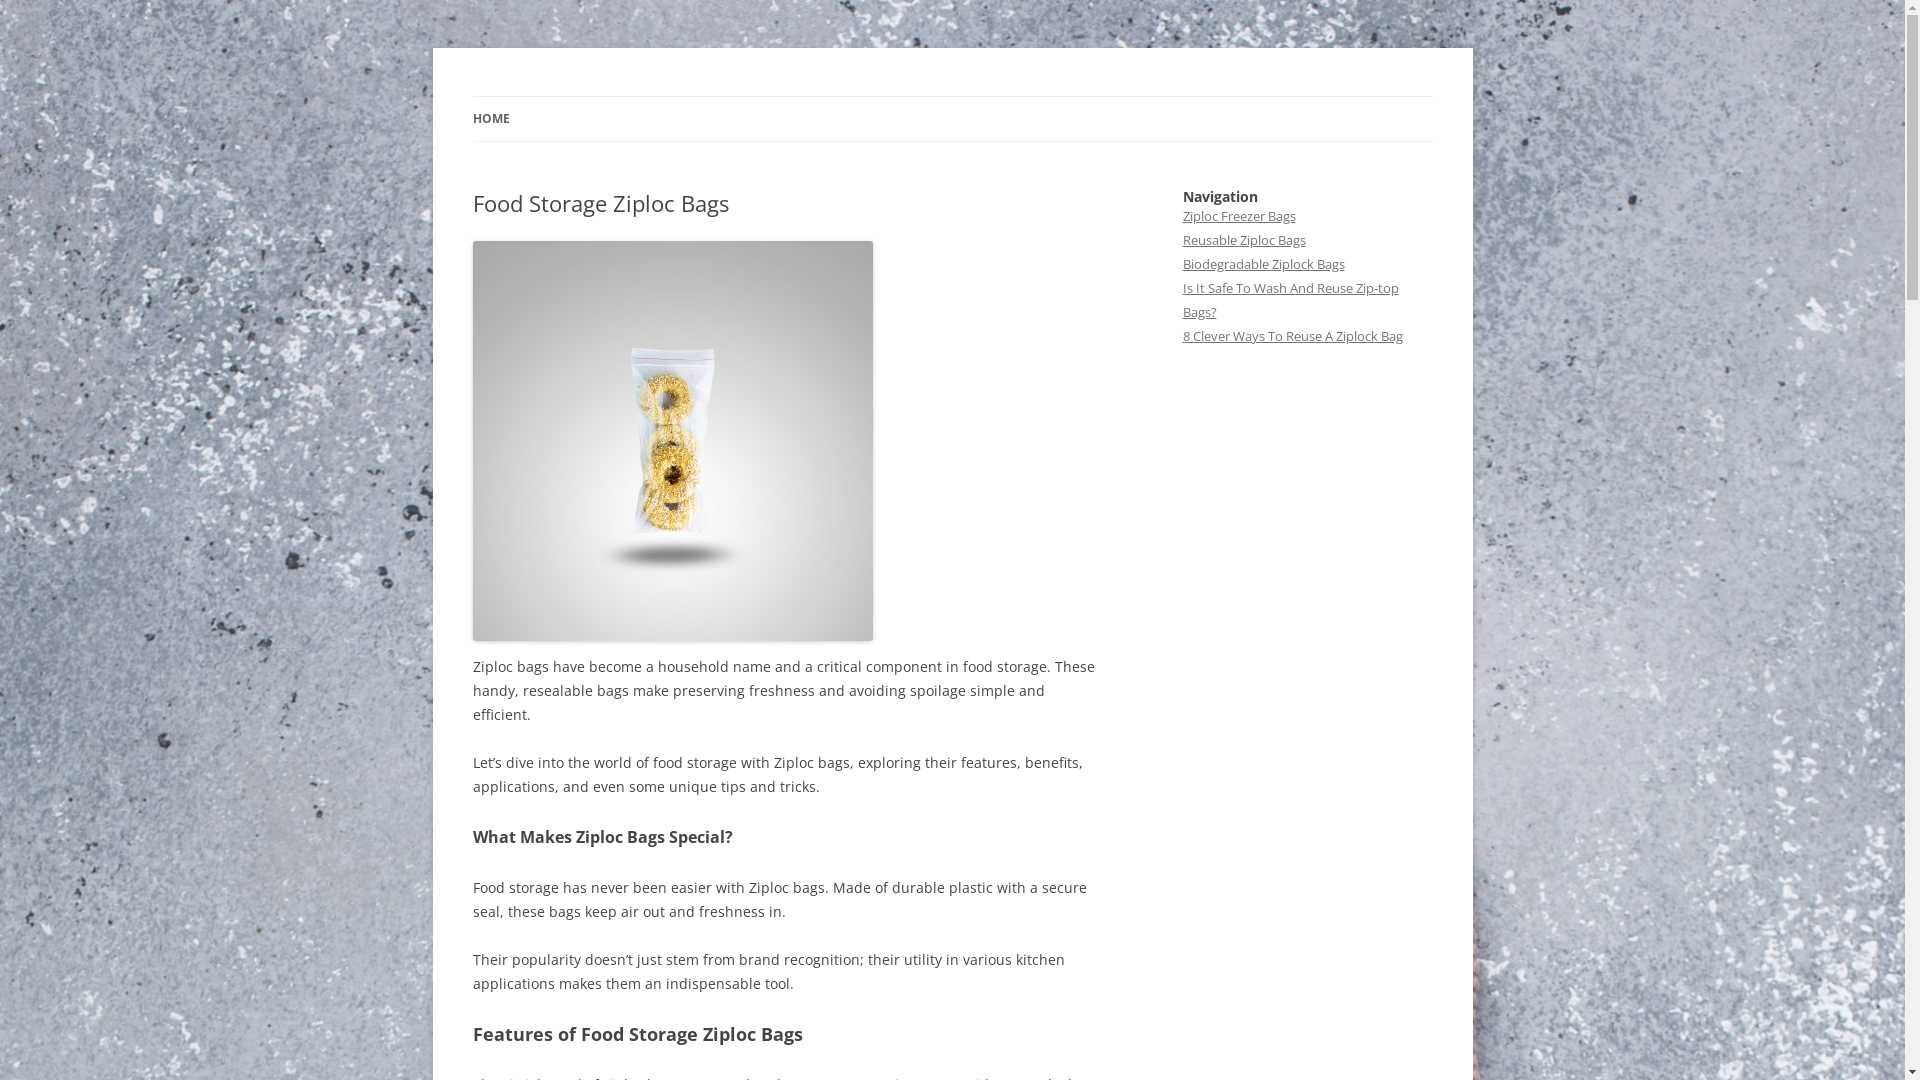  Describe the element at coordinates (951, 96) in the screenshot. I see `'Skip to content'` at that location.